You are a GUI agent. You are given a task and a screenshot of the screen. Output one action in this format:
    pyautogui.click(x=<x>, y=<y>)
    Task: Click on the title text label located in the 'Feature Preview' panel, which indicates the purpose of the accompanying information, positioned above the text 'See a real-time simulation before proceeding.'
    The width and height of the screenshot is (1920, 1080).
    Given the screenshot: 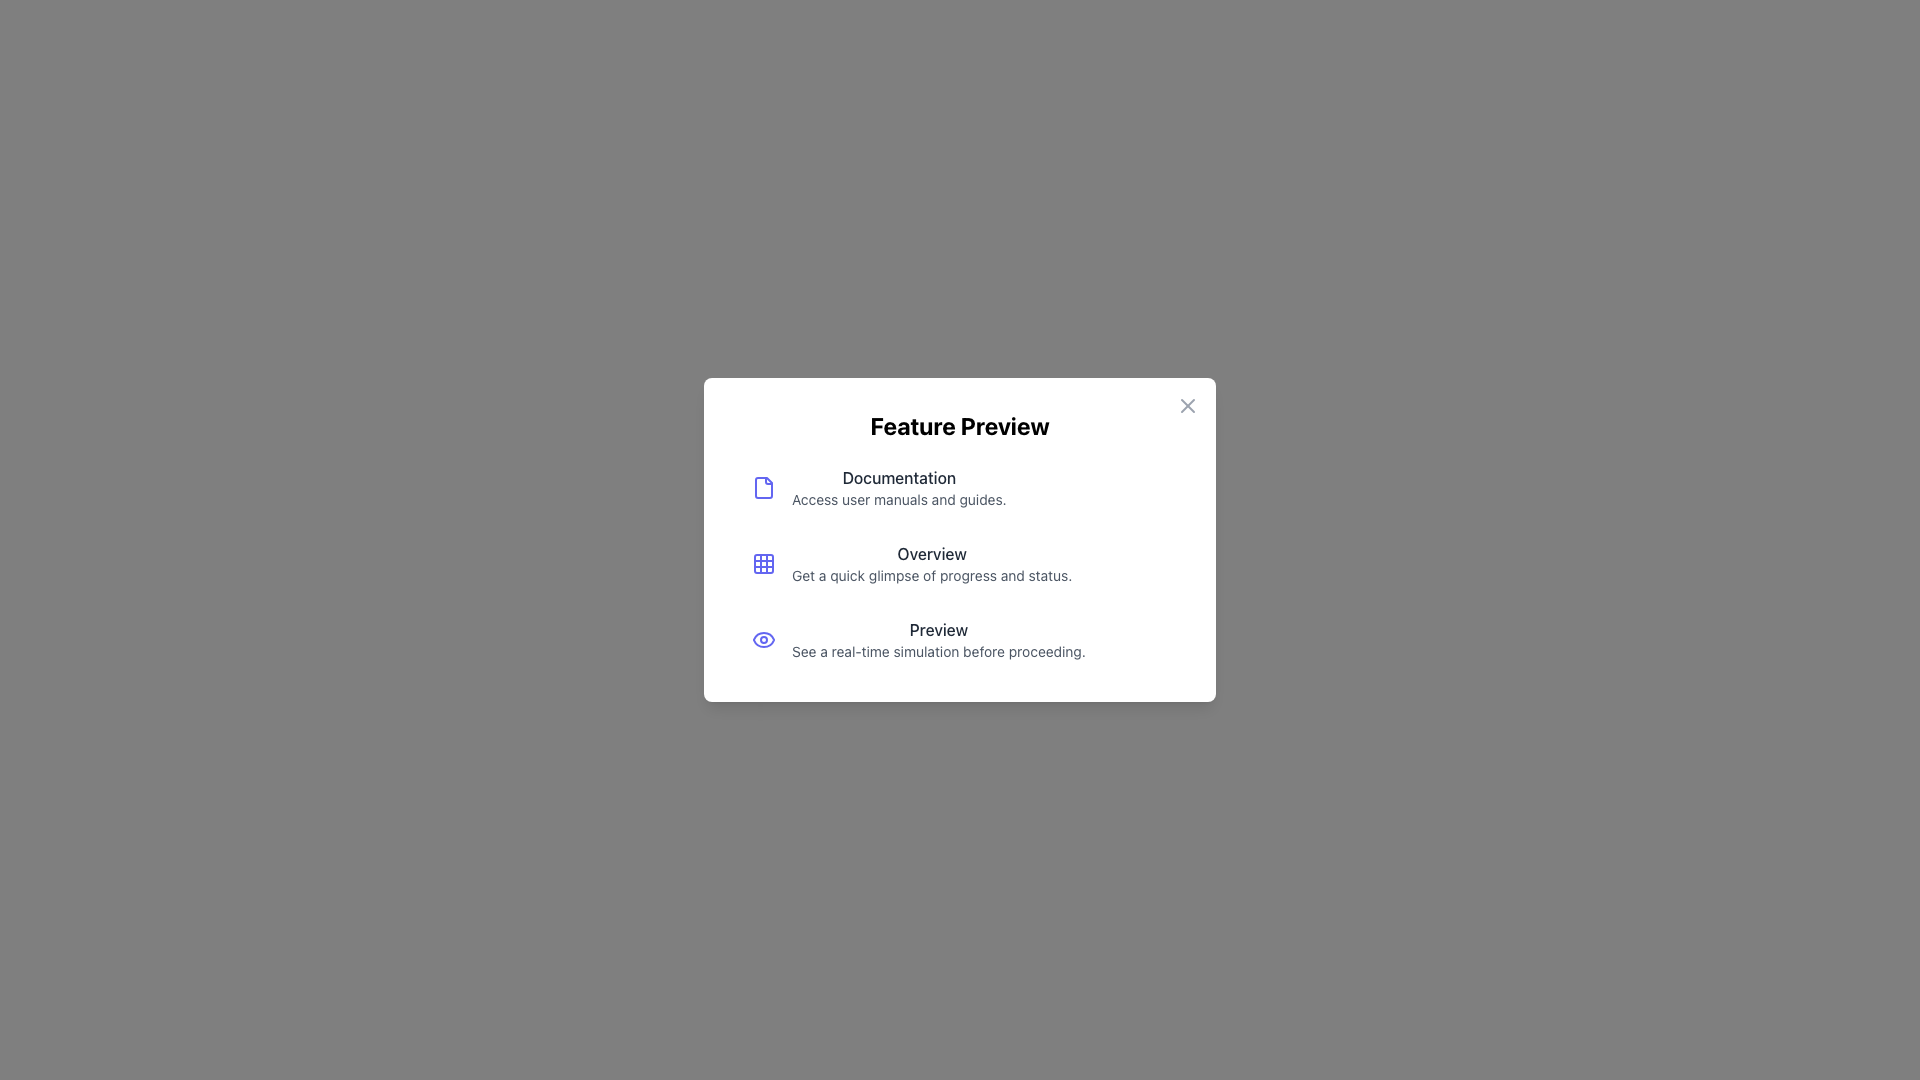 What is the action you would take?
    pyautogui.click(x=937, y=628)
    